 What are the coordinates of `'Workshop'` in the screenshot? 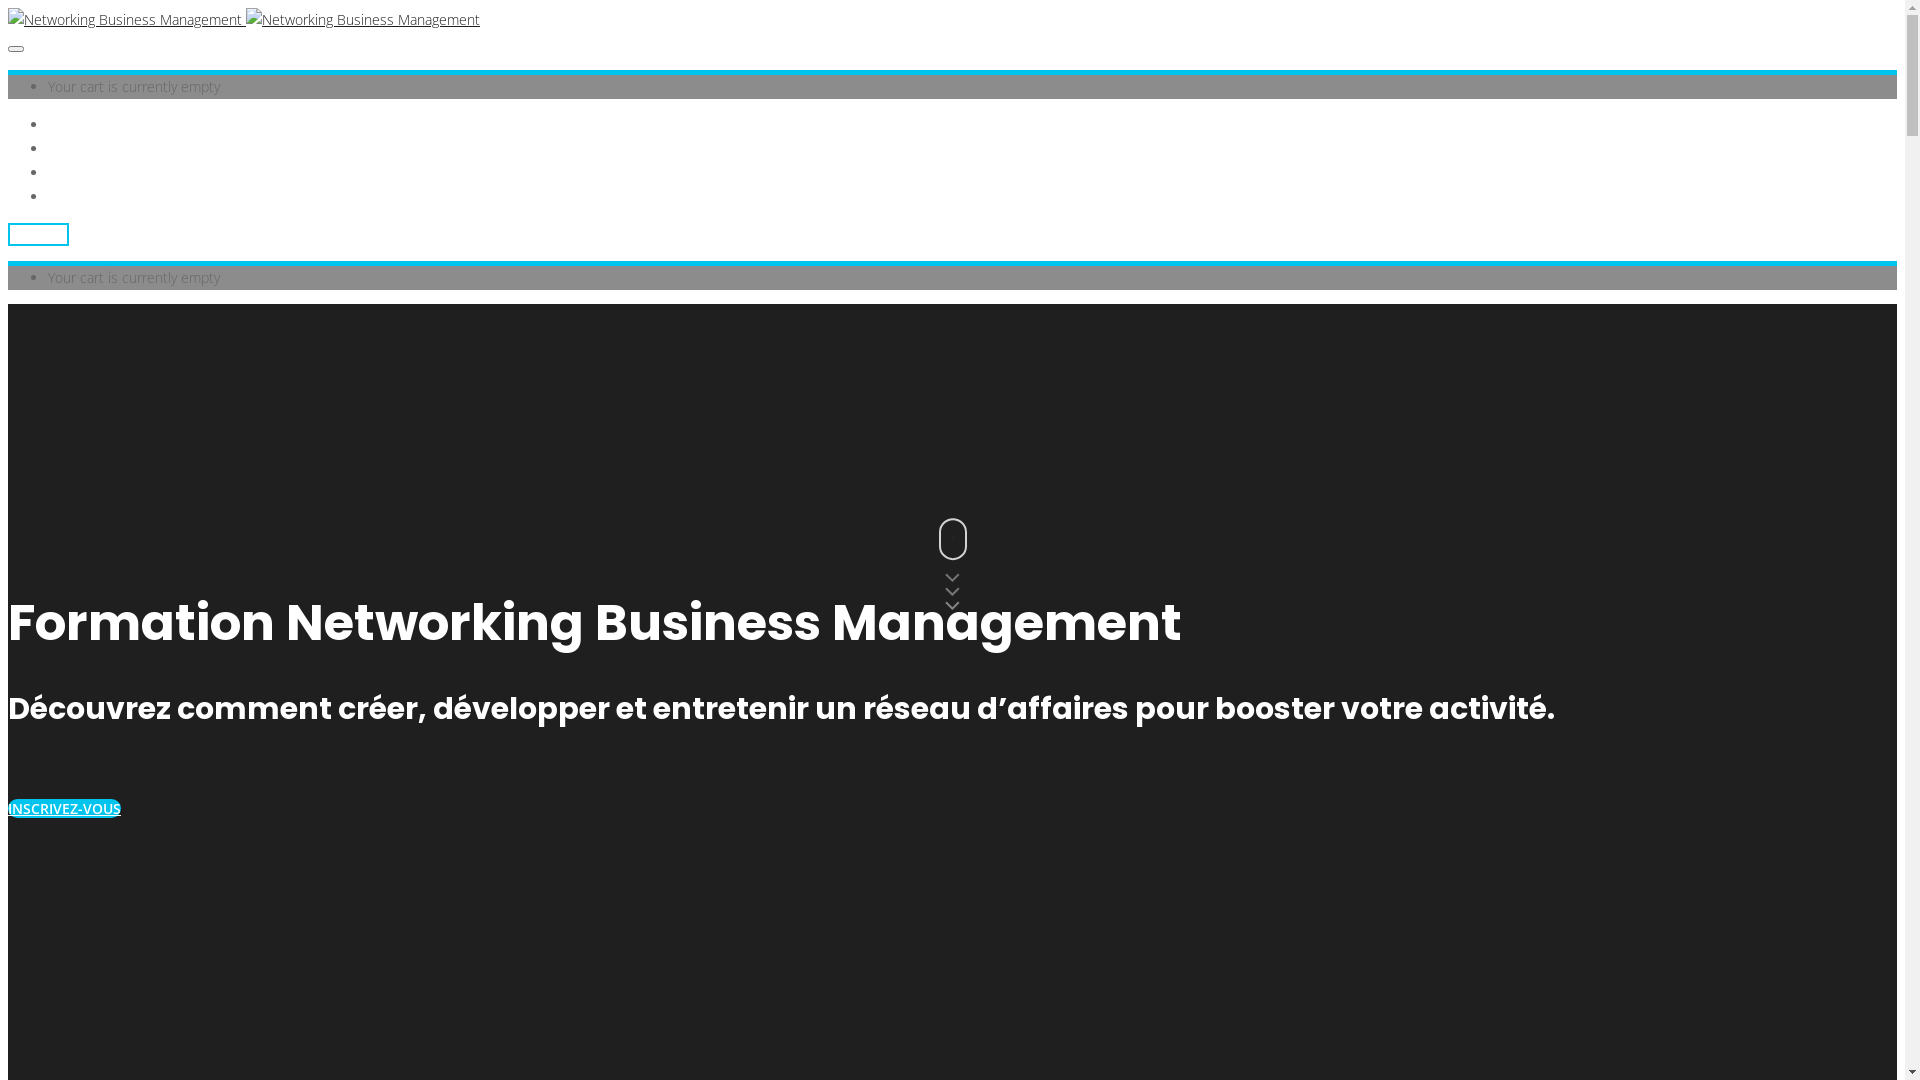 It's located at (79, 147).